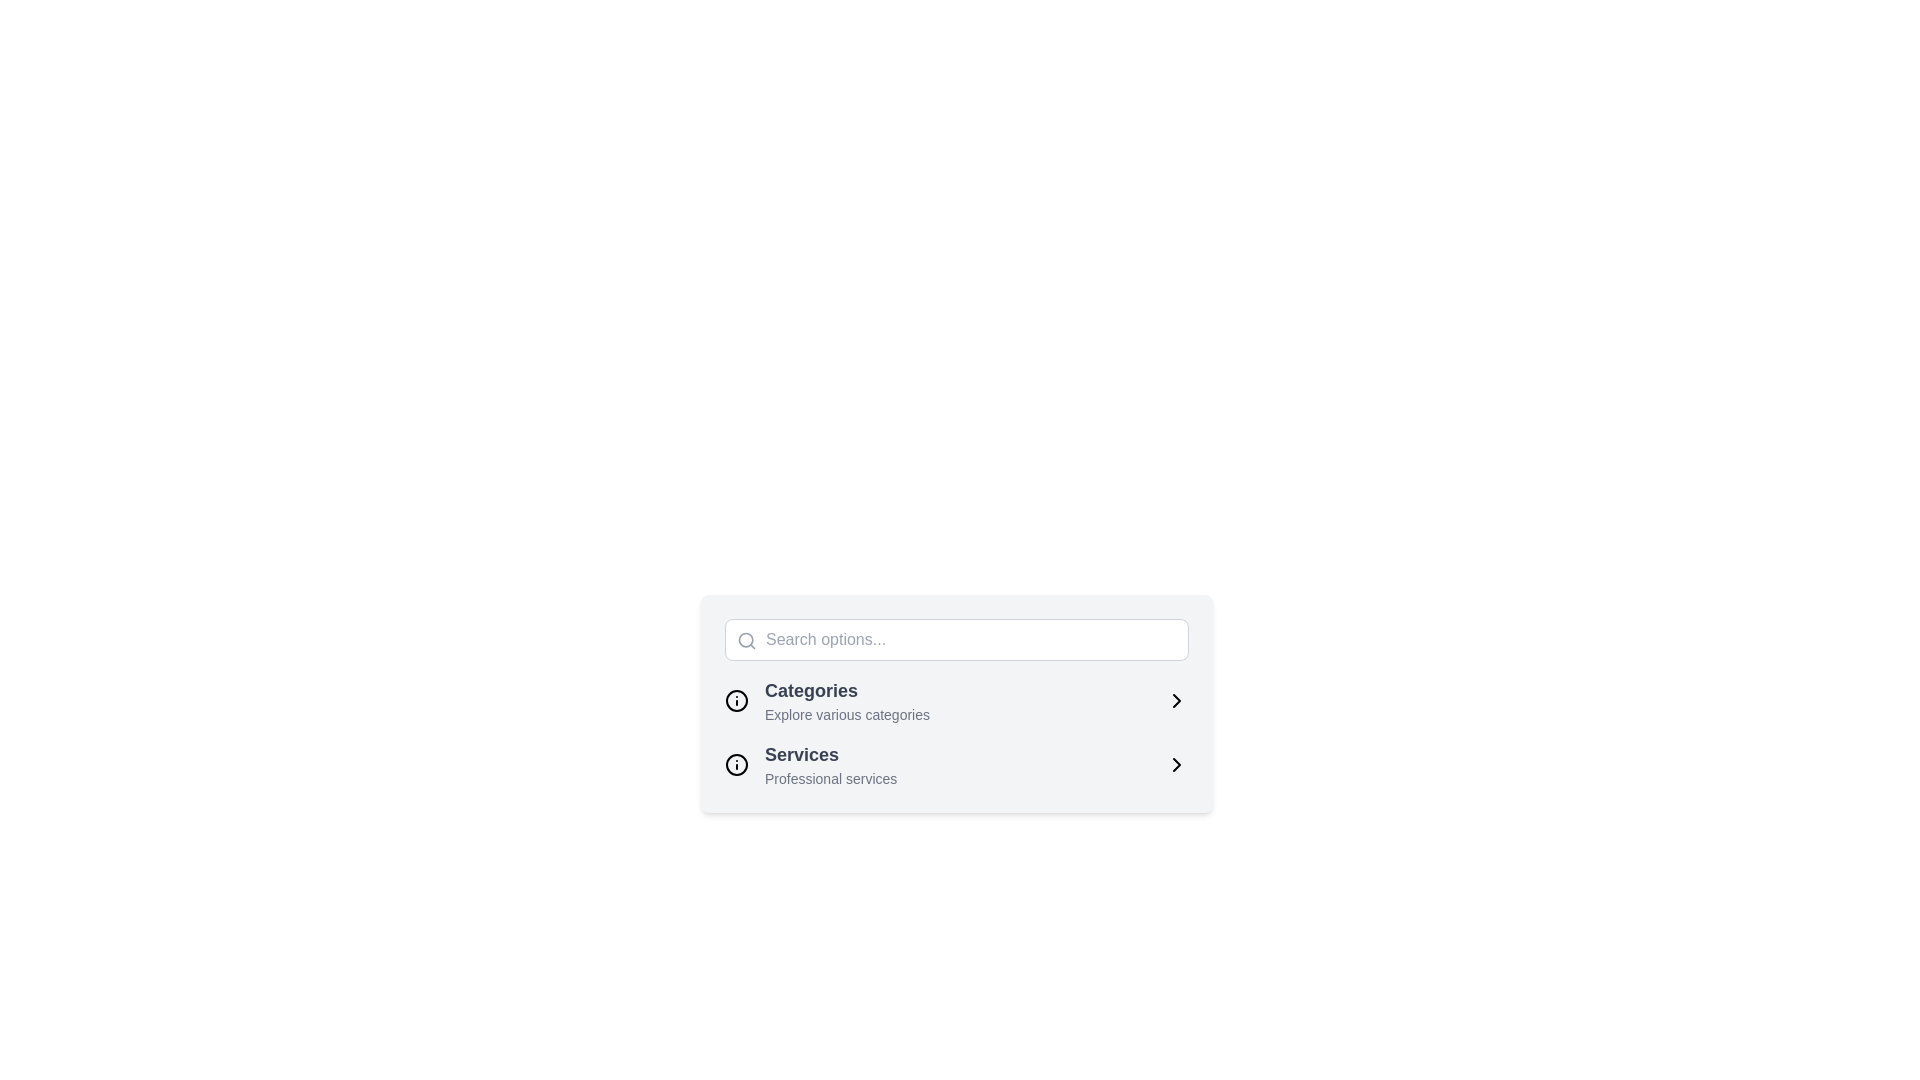  I want to click on the second List Item in the vertical category list, so click(955, 764).